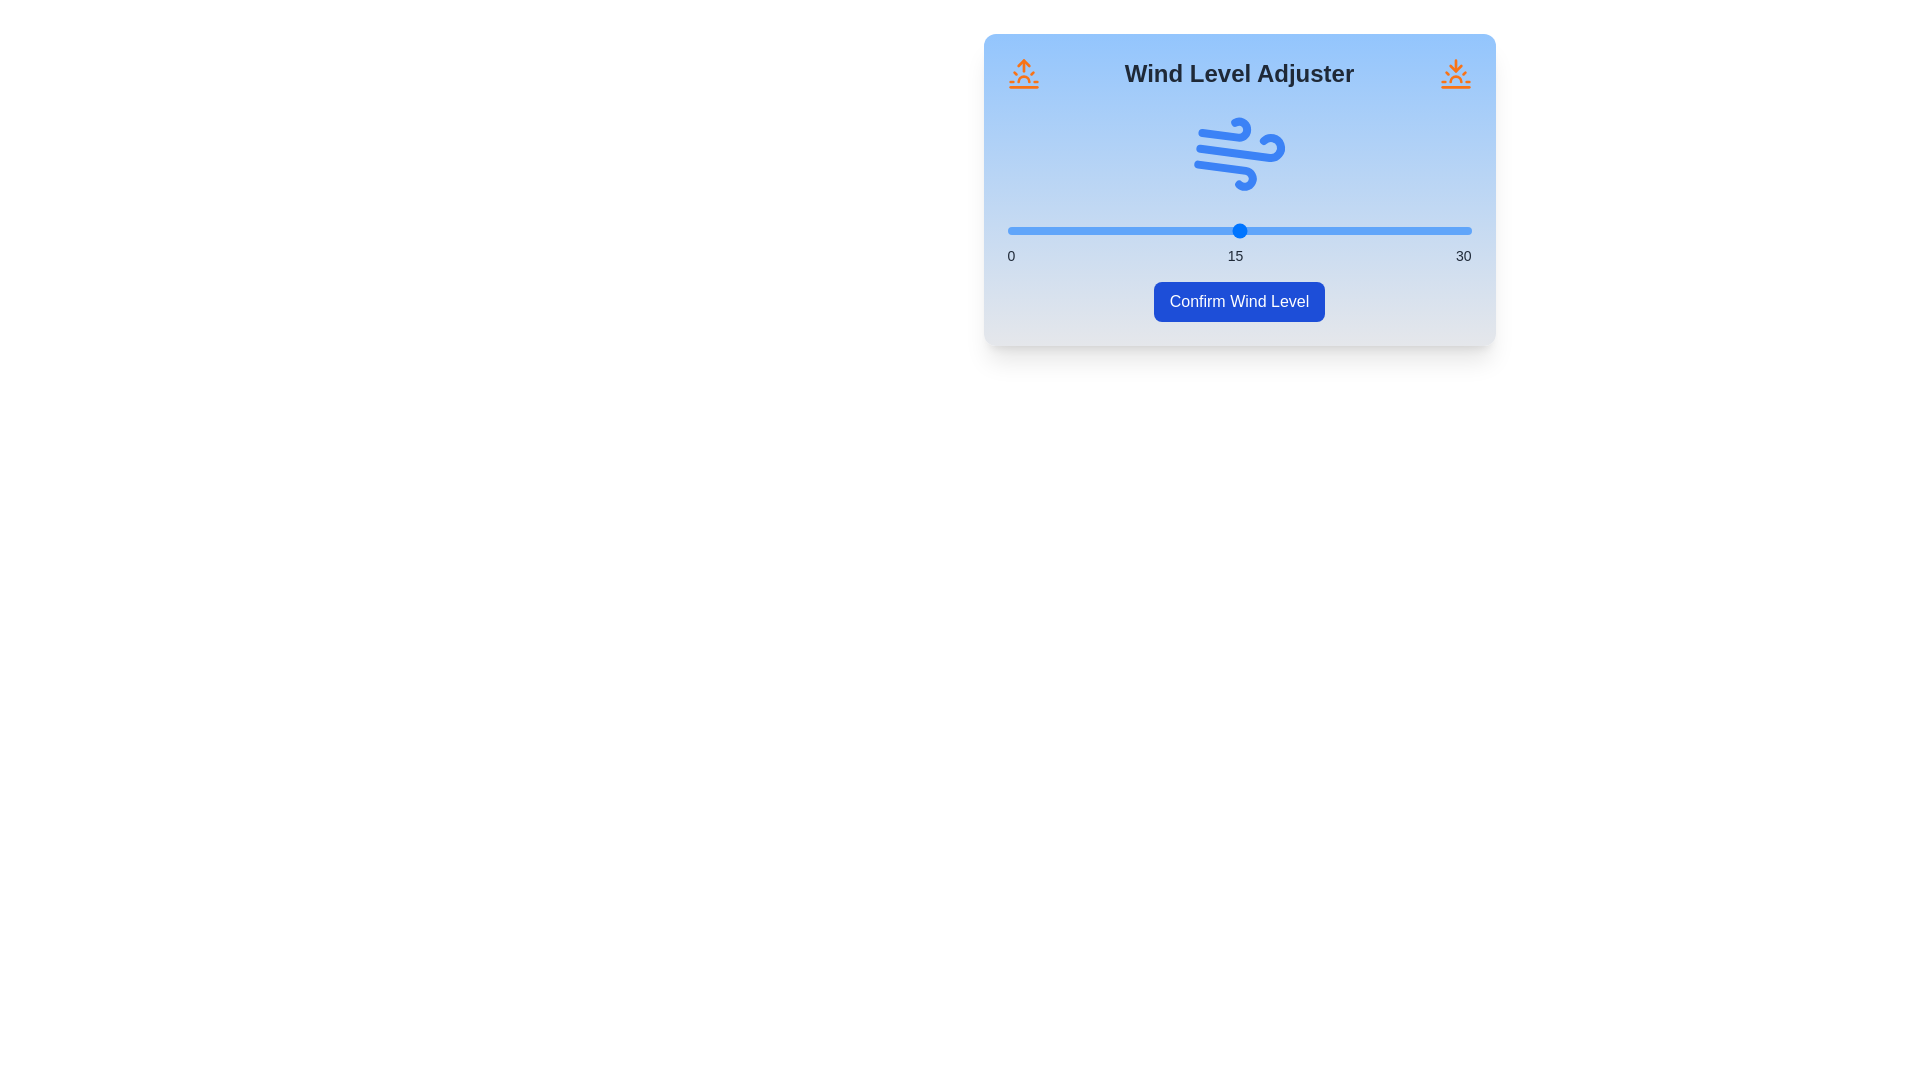  Describe the element at coordinates (1068, 230) in the screenshot. I see `the wind level to 4 by moving the slider` at that location.